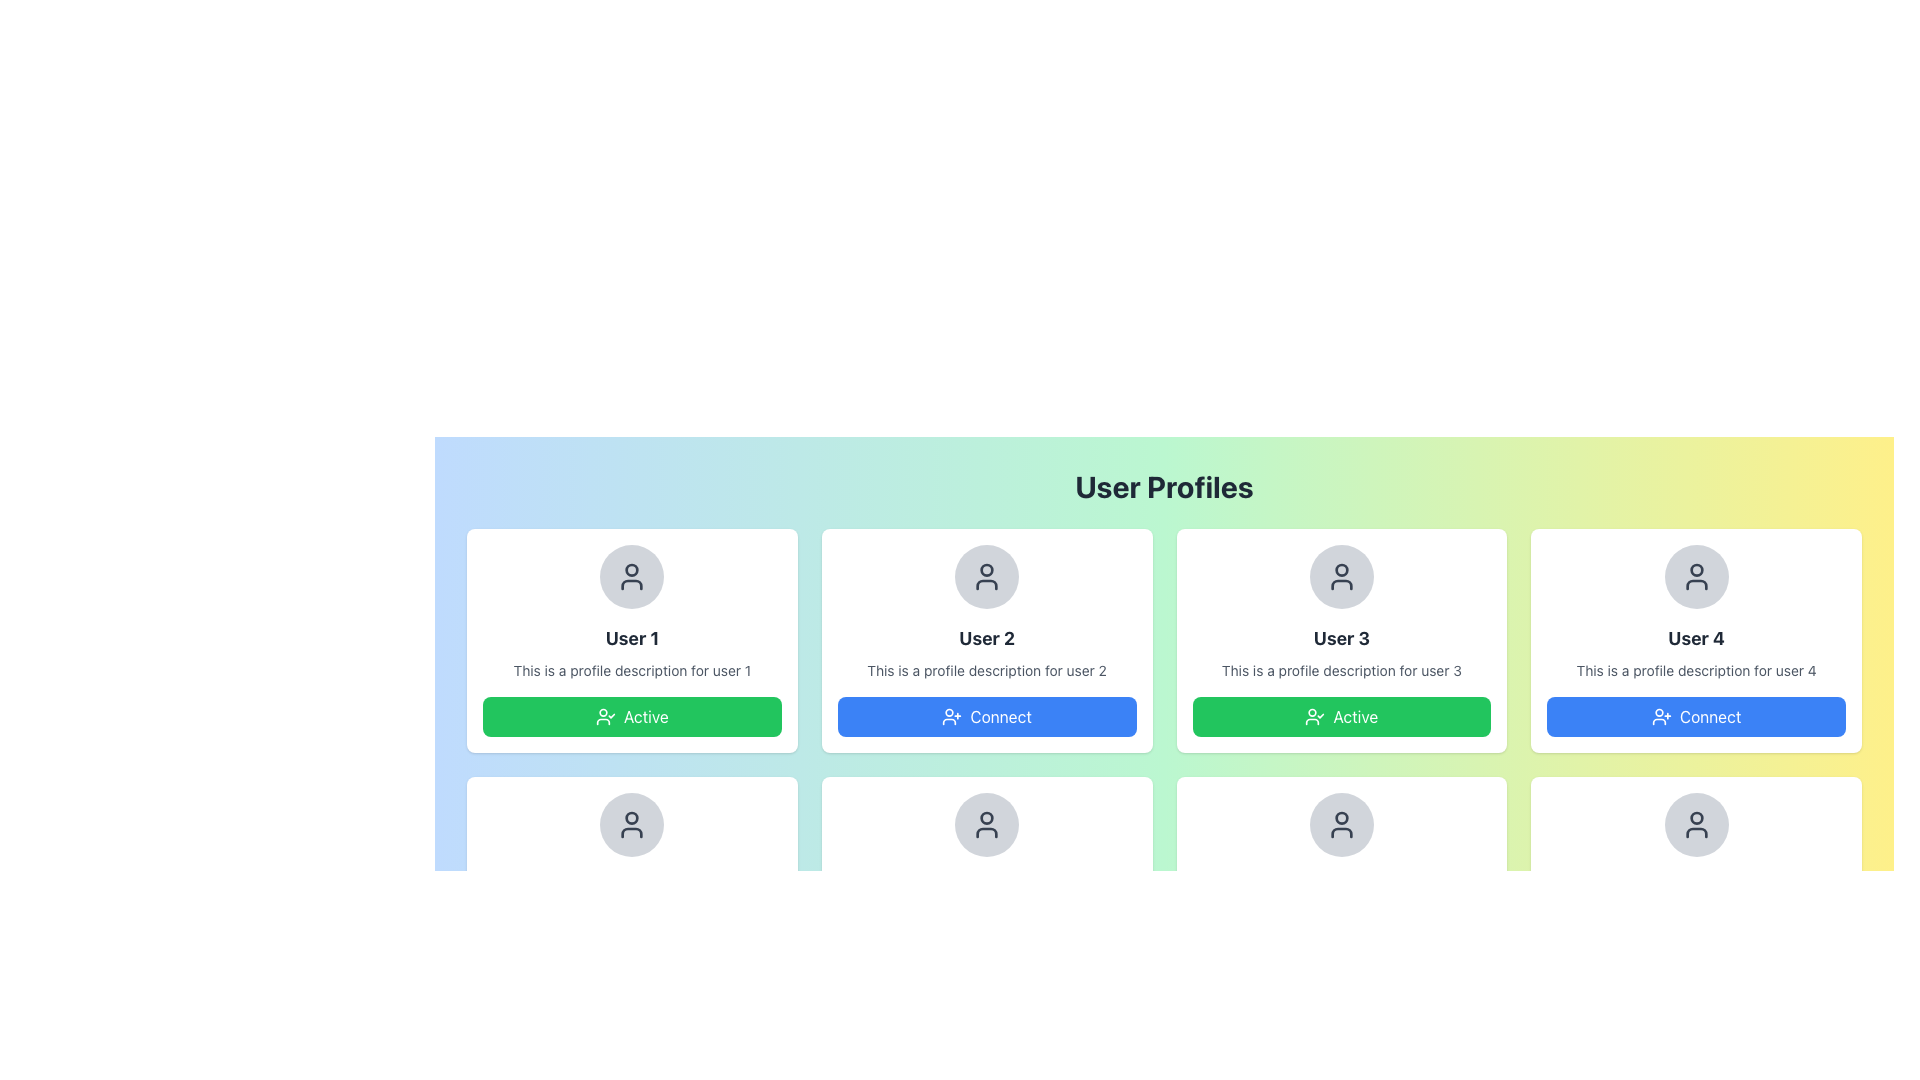 This screenshot has height=1080, width=1920. What do you see at coordinates (987, 825) in the screenshot?
I see `the profile picture icon for 'User 6', located near the top center of the card in the grid layout` at bounding box center [987, 825].